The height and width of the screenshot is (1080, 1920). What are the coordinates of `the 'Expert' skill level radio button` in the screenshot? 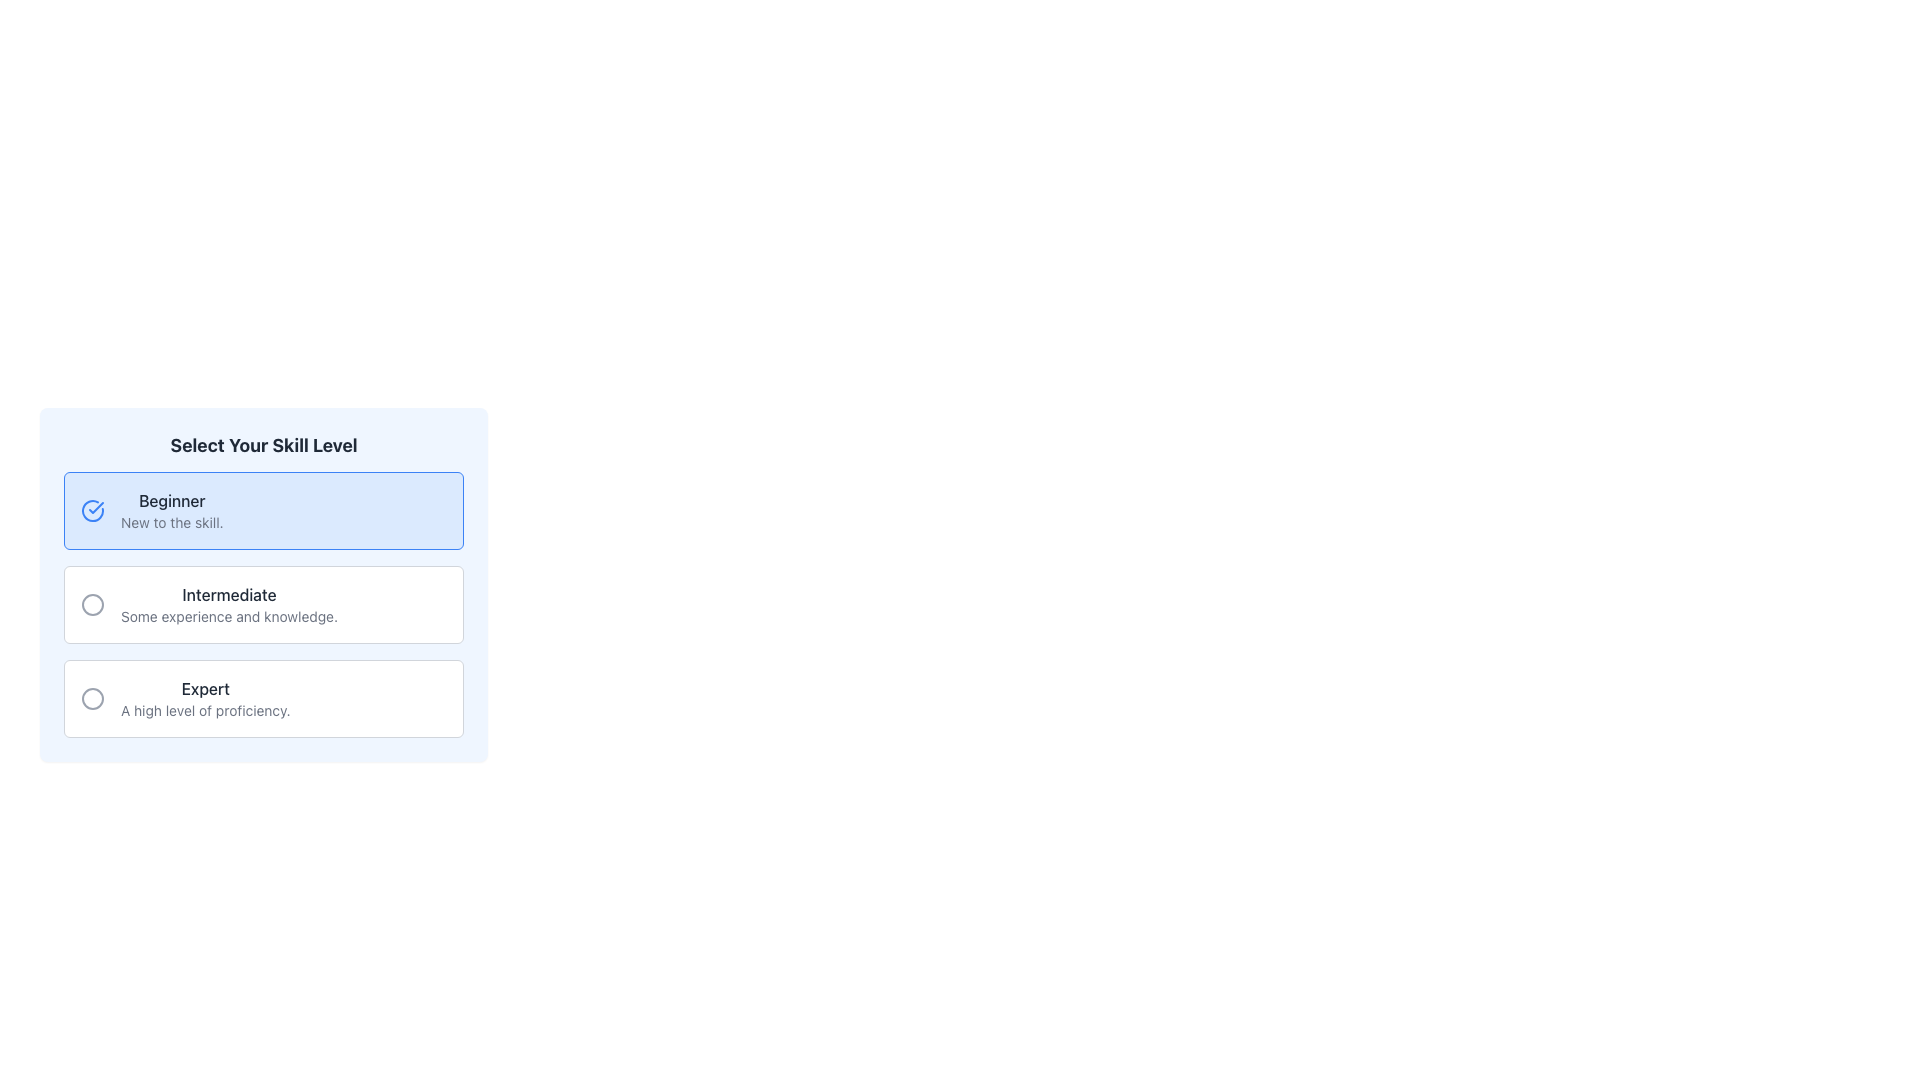 It's located at (91, 697).